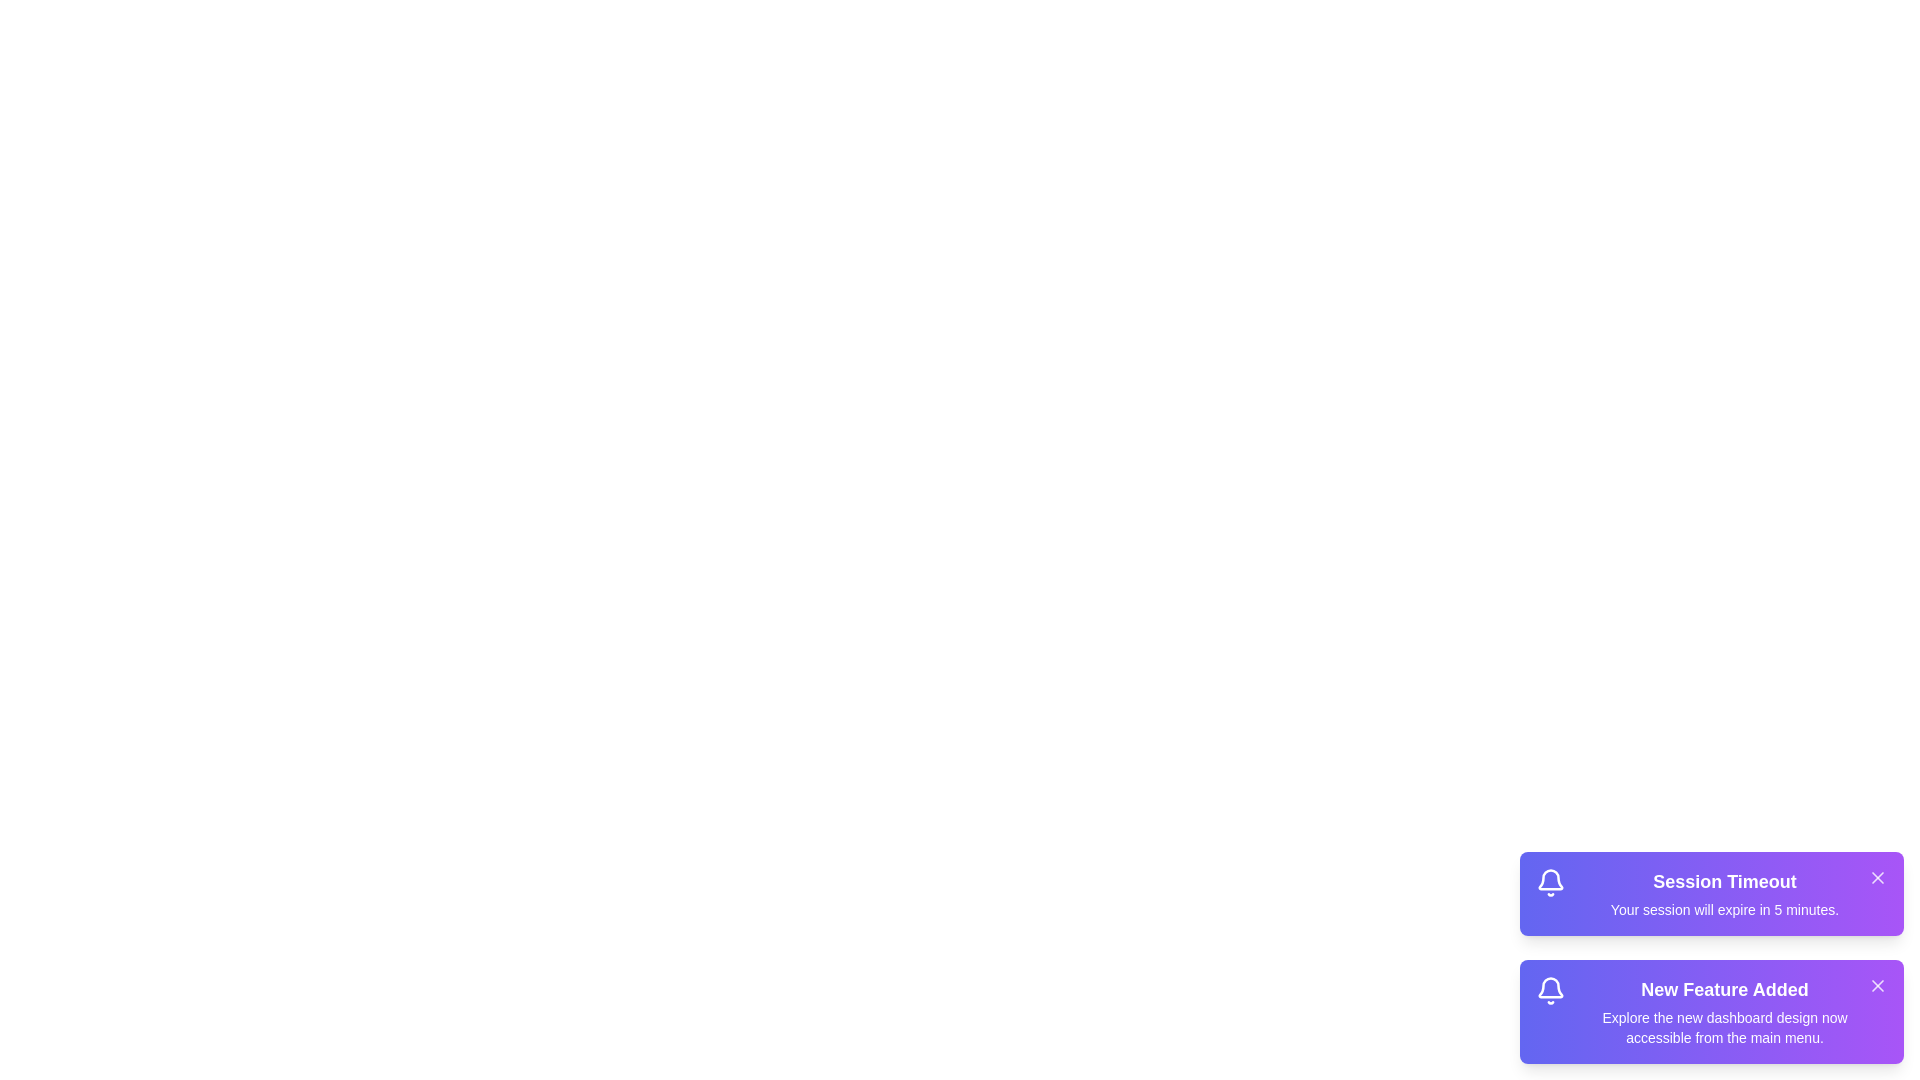 This screenshot has height=1080, width=1920. What do you see at coordinates (1549, 882) in the screenshot?
I see `the notification icon to interact with it` at bounding box center [1549, 882].